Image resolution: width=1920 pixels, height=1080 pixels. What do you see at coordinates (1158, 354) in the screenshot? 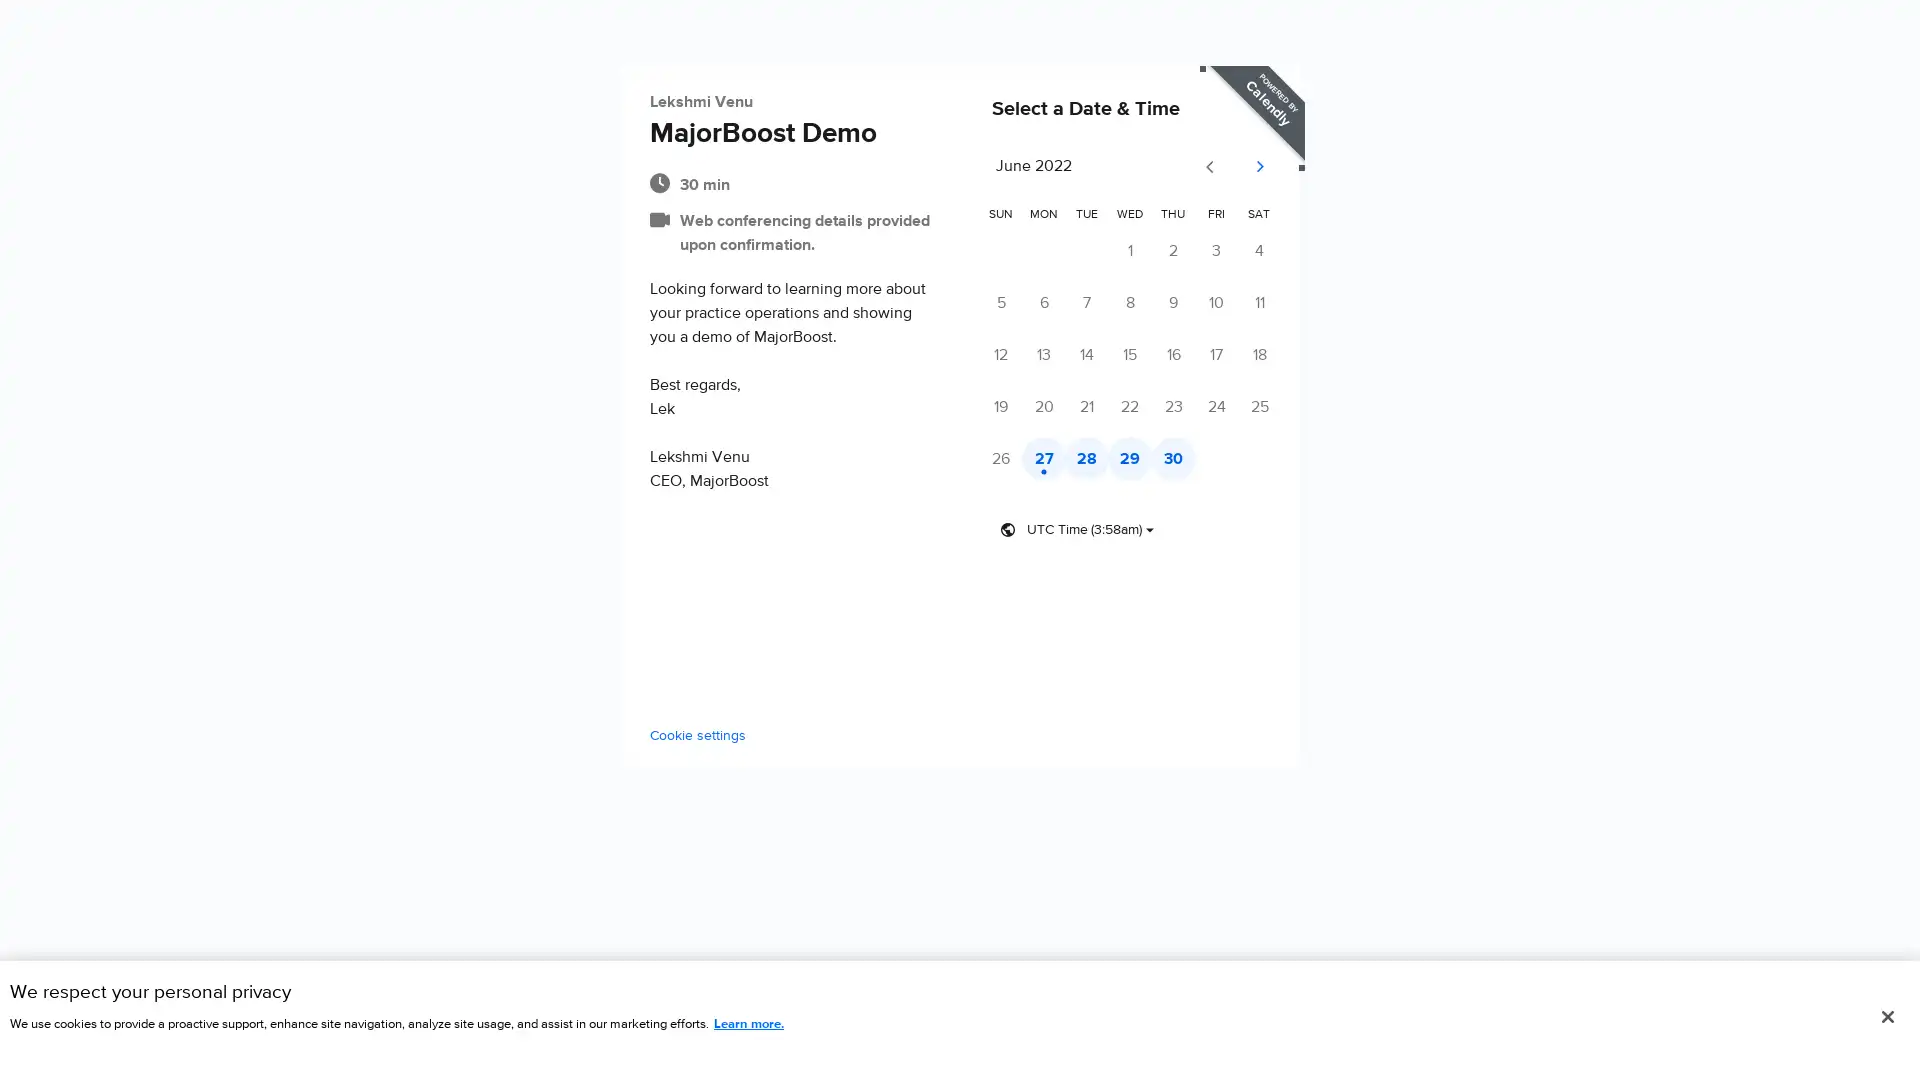
I see `Wednesday, June 15 - No times available` at bounding box center [1158, 354].